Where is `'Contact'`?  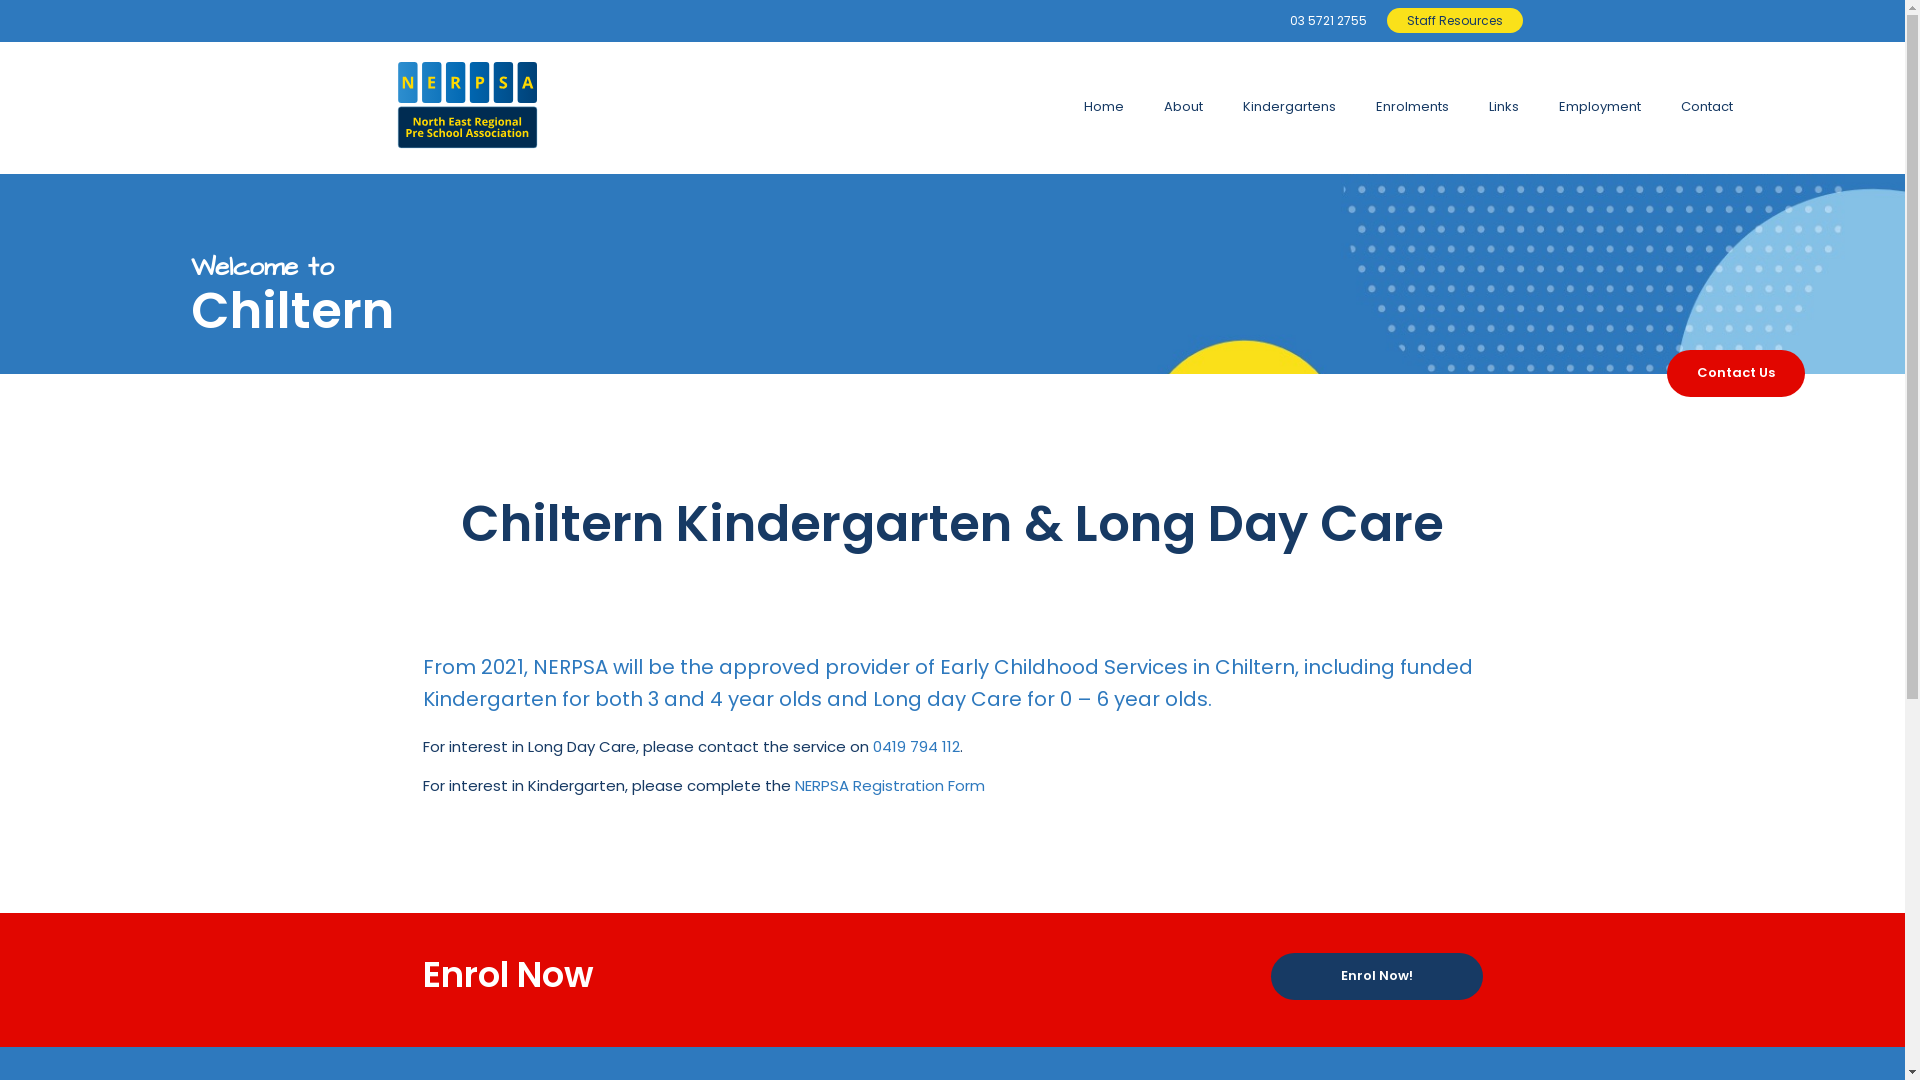
'Contact' is located at coordinates (1660, 106).